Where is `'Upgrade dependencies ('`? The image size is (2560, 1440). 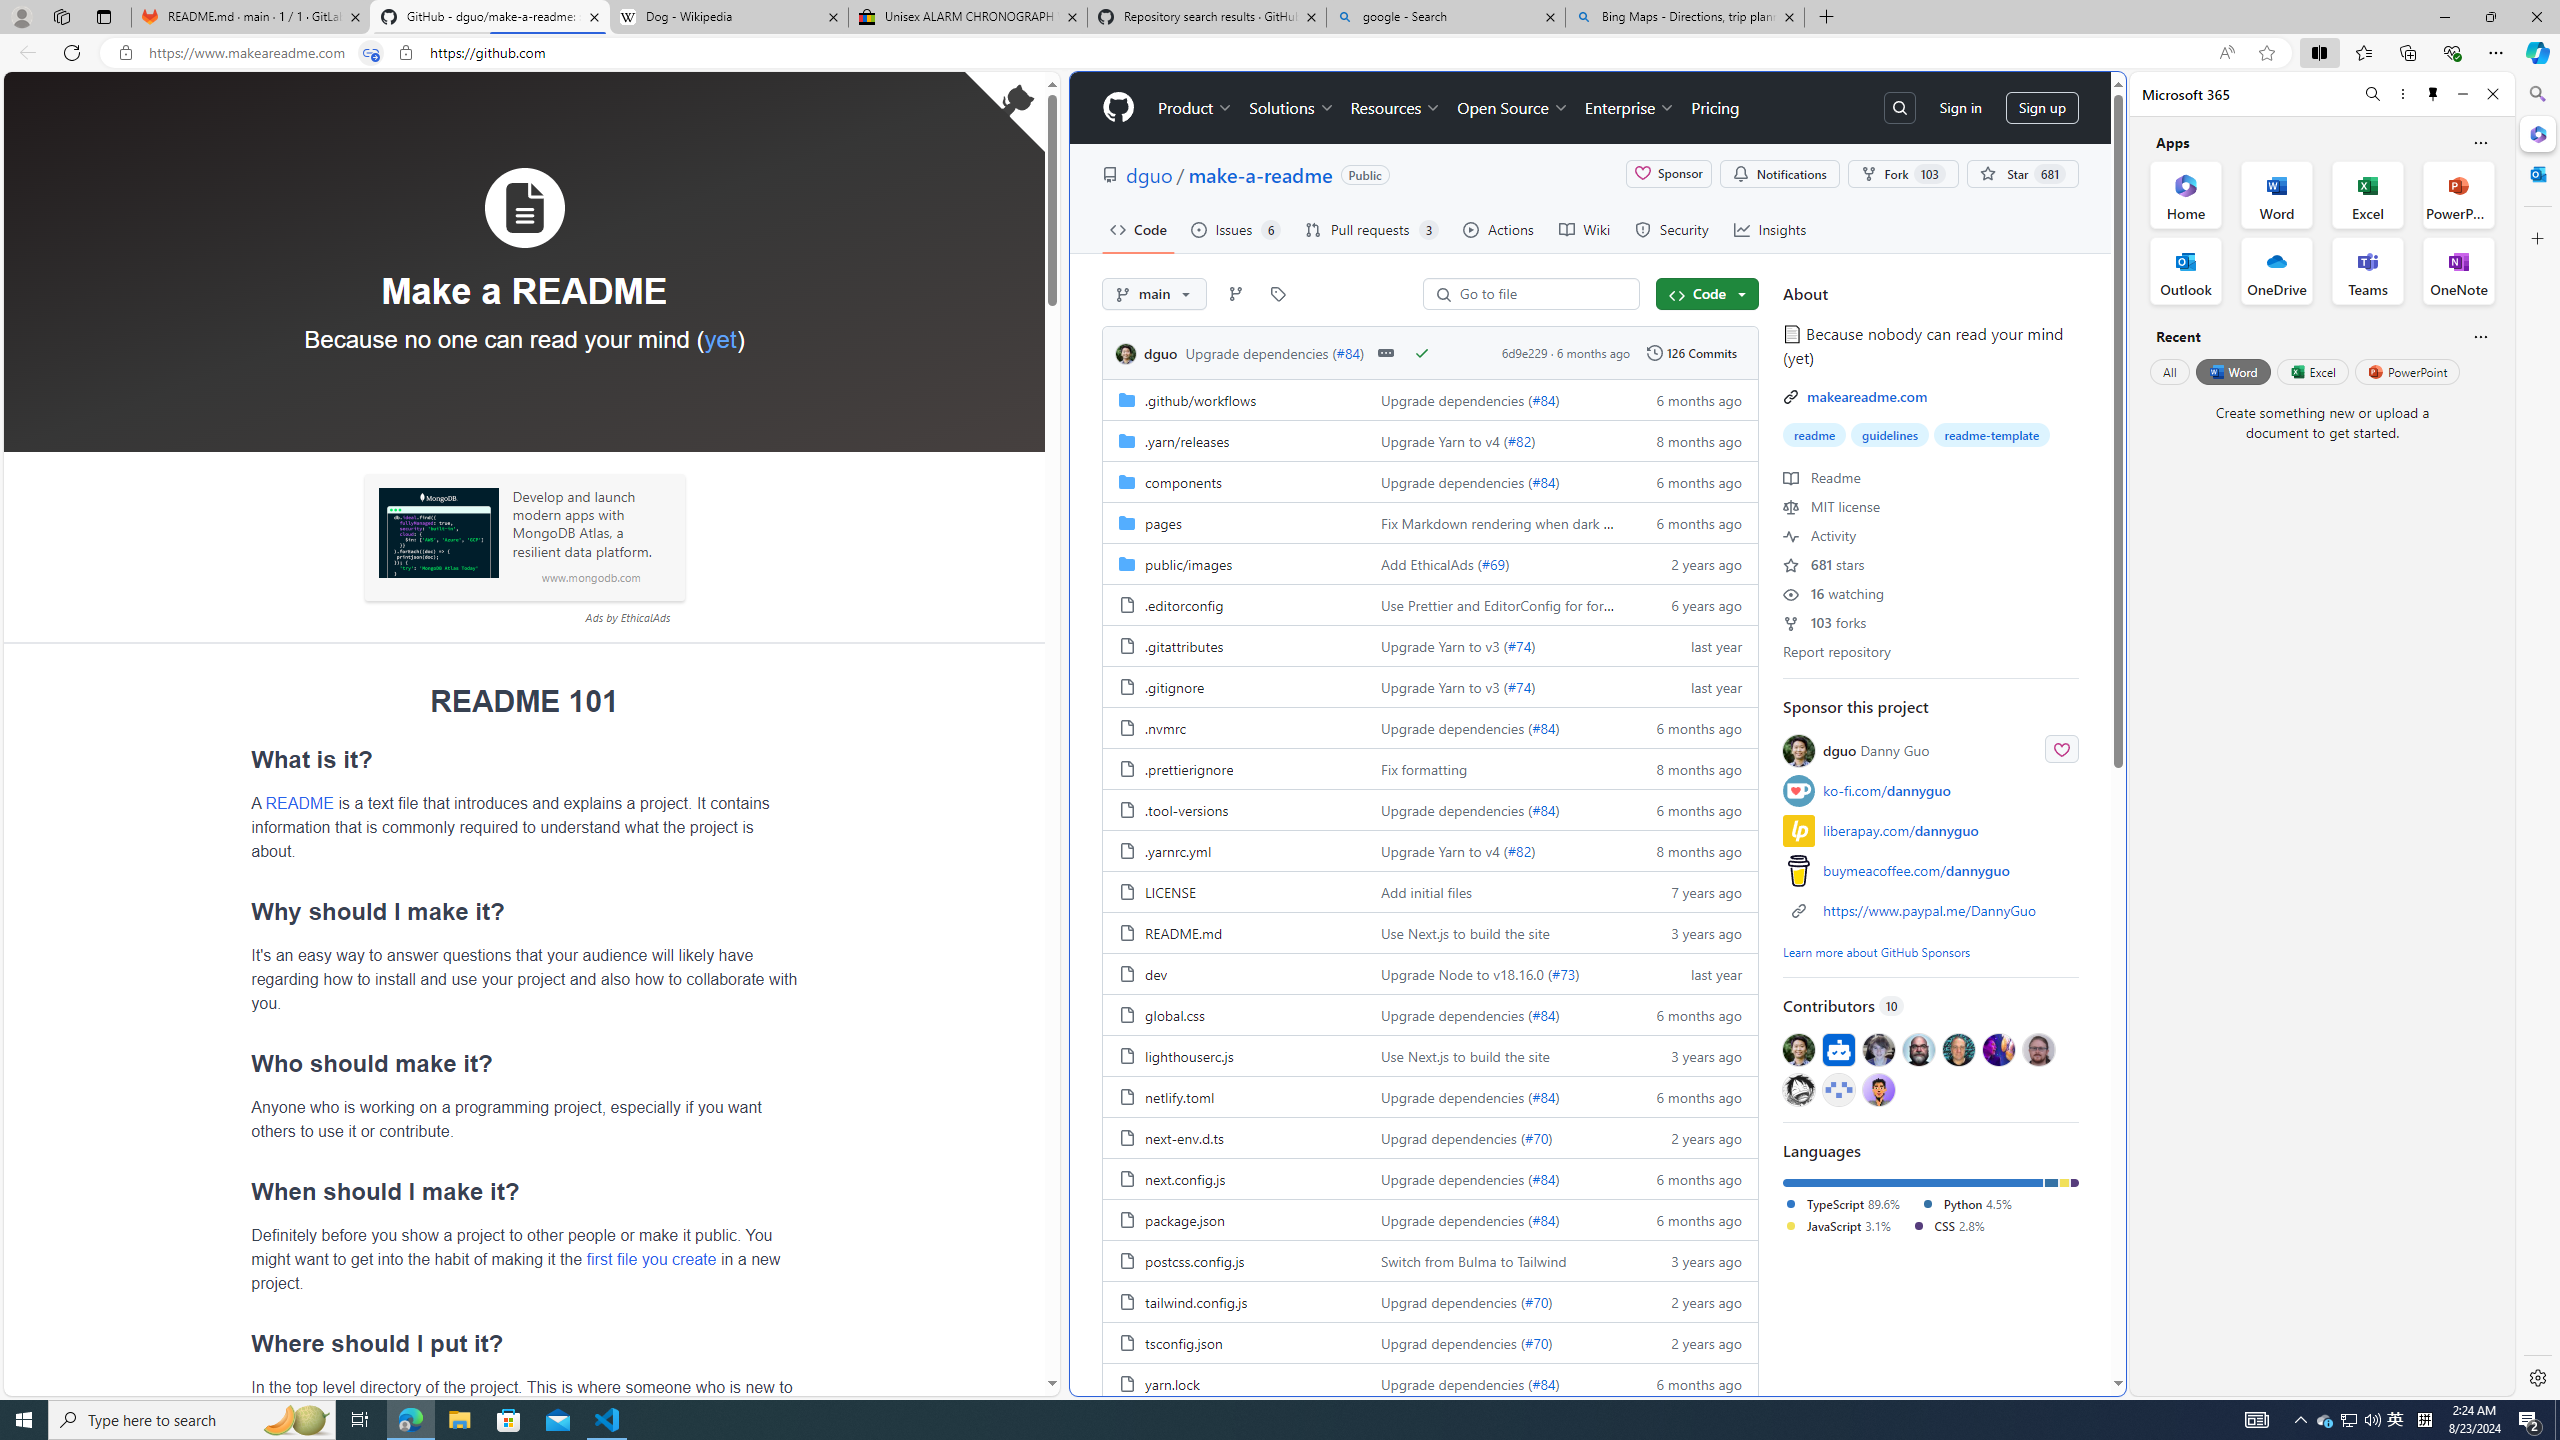 'Upgrade dependencies (' is located at coordinates (1455, 1382).